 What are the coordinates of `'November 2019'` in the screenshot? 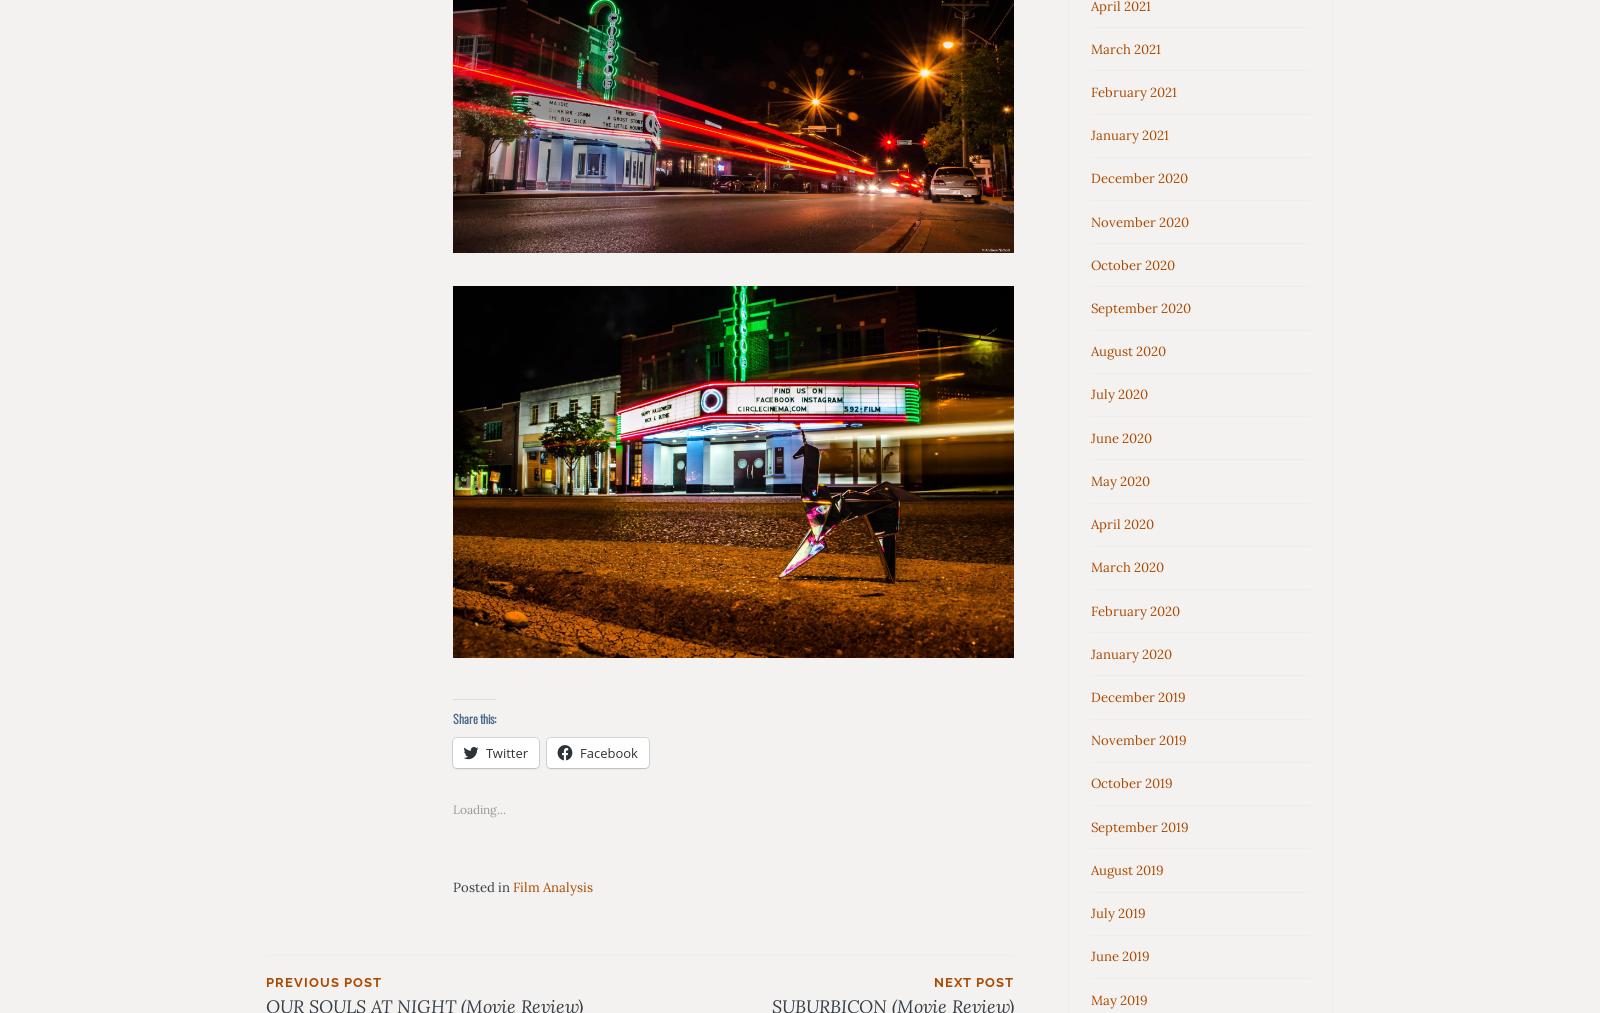 It's located at (1139, 740).